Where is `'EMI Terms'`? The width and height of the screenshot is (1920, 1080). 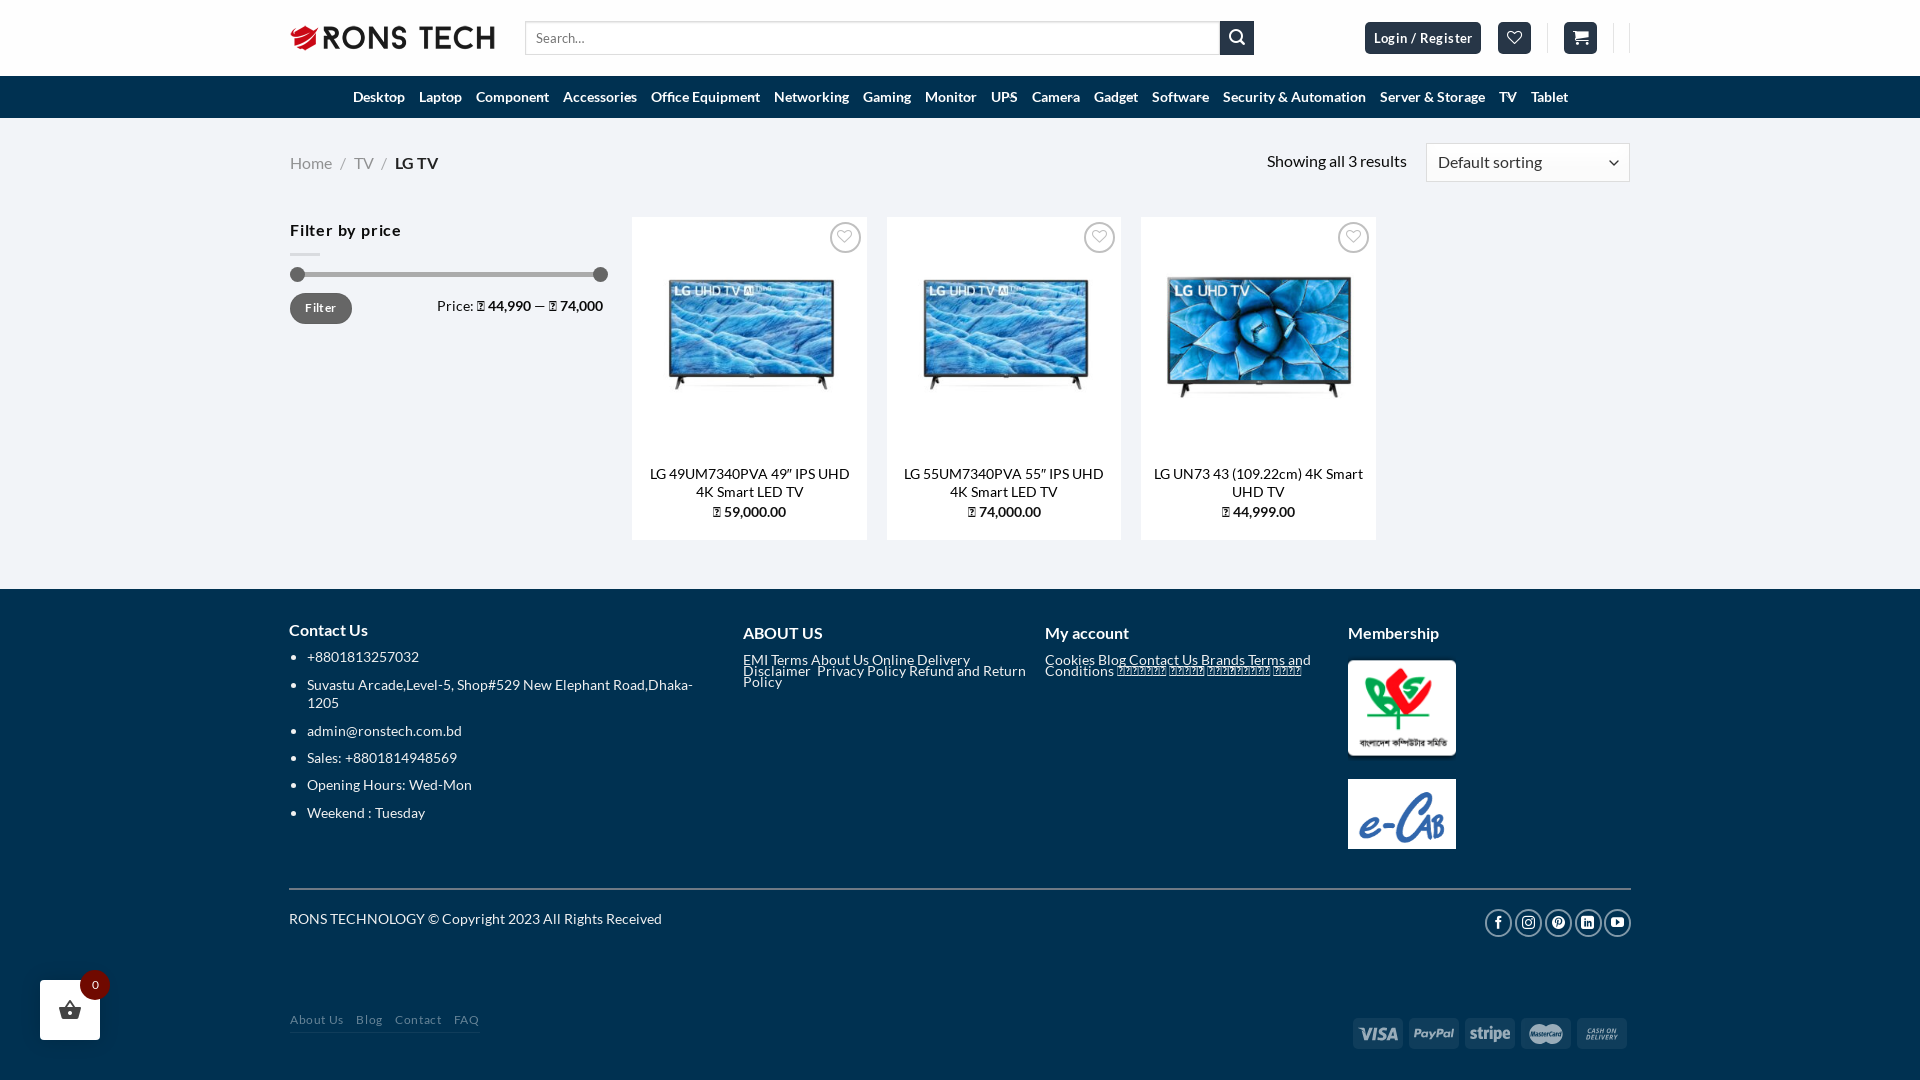
'EMI Terms' is located at coordinates (741, 659).